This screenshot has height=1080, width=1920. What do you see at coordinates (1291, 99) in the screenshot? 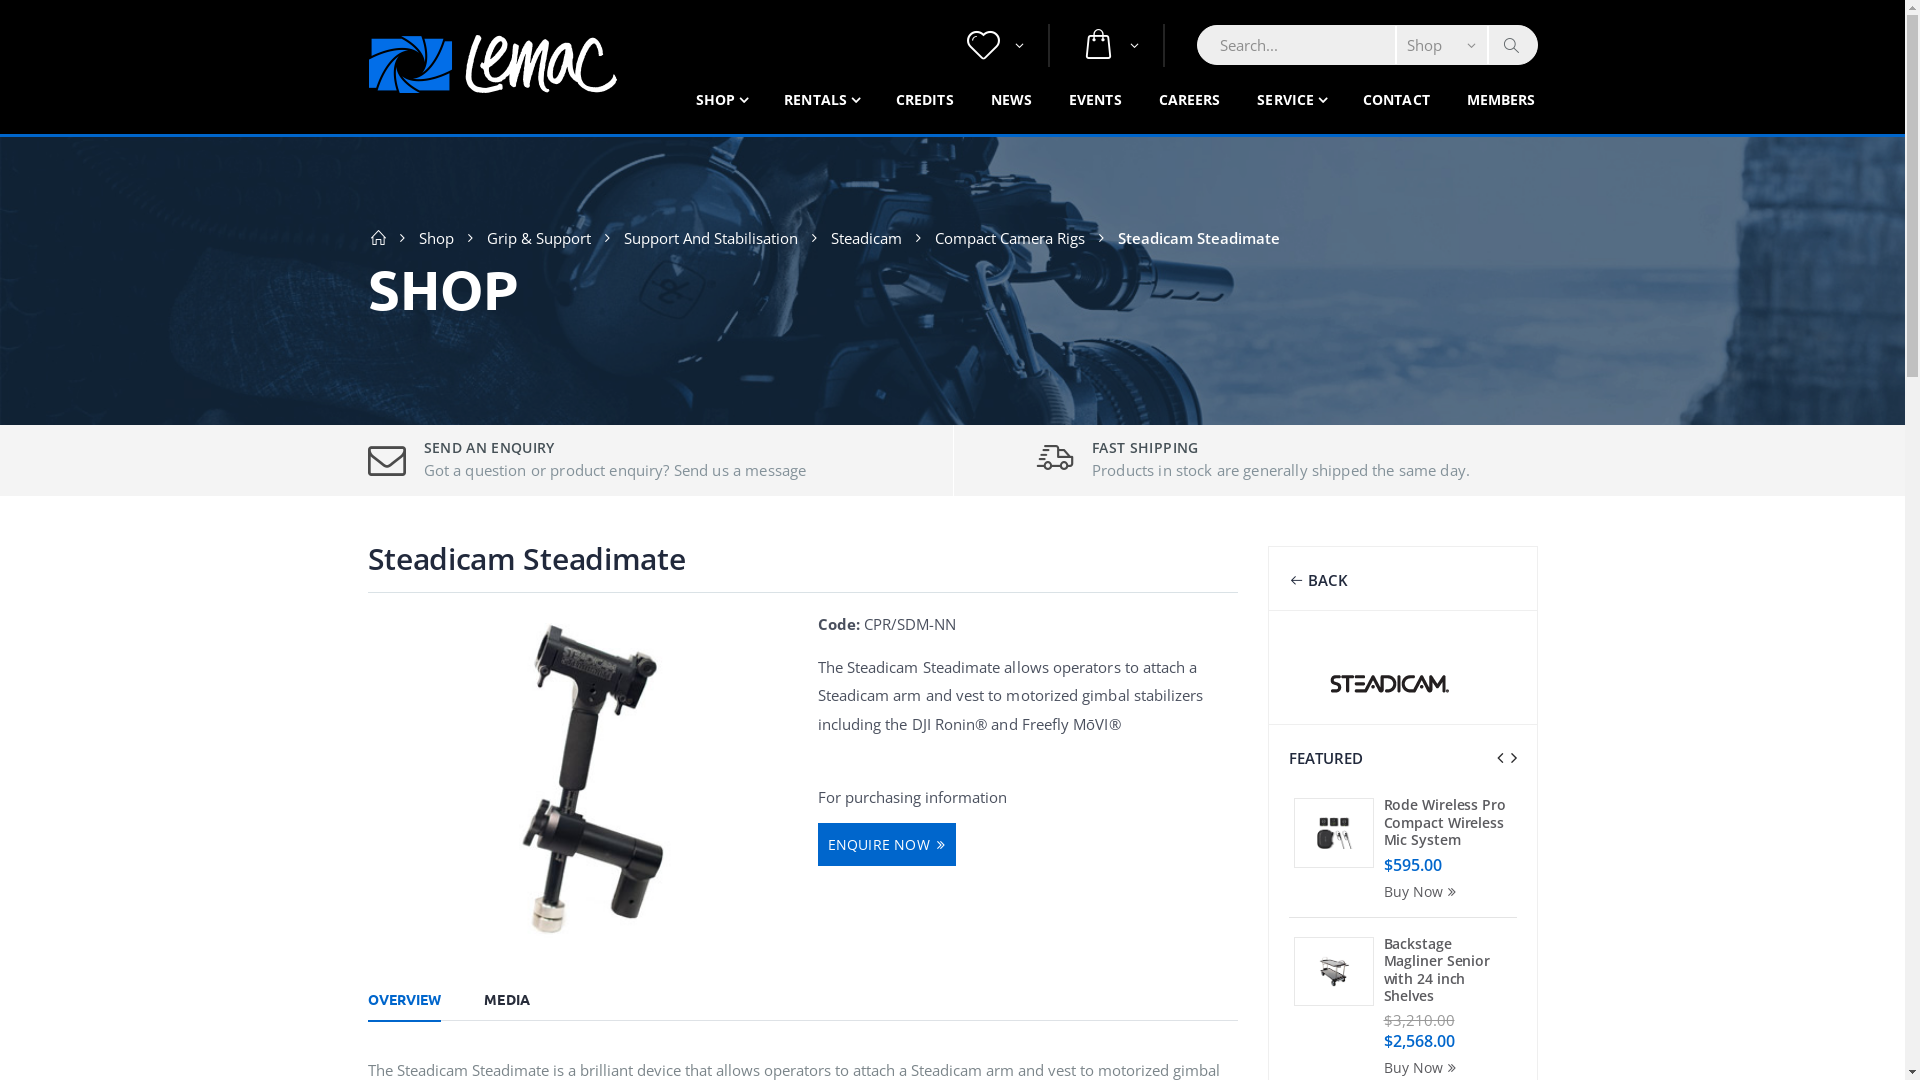
I see `'SERVICE'` at bounding box center [1291, 99].